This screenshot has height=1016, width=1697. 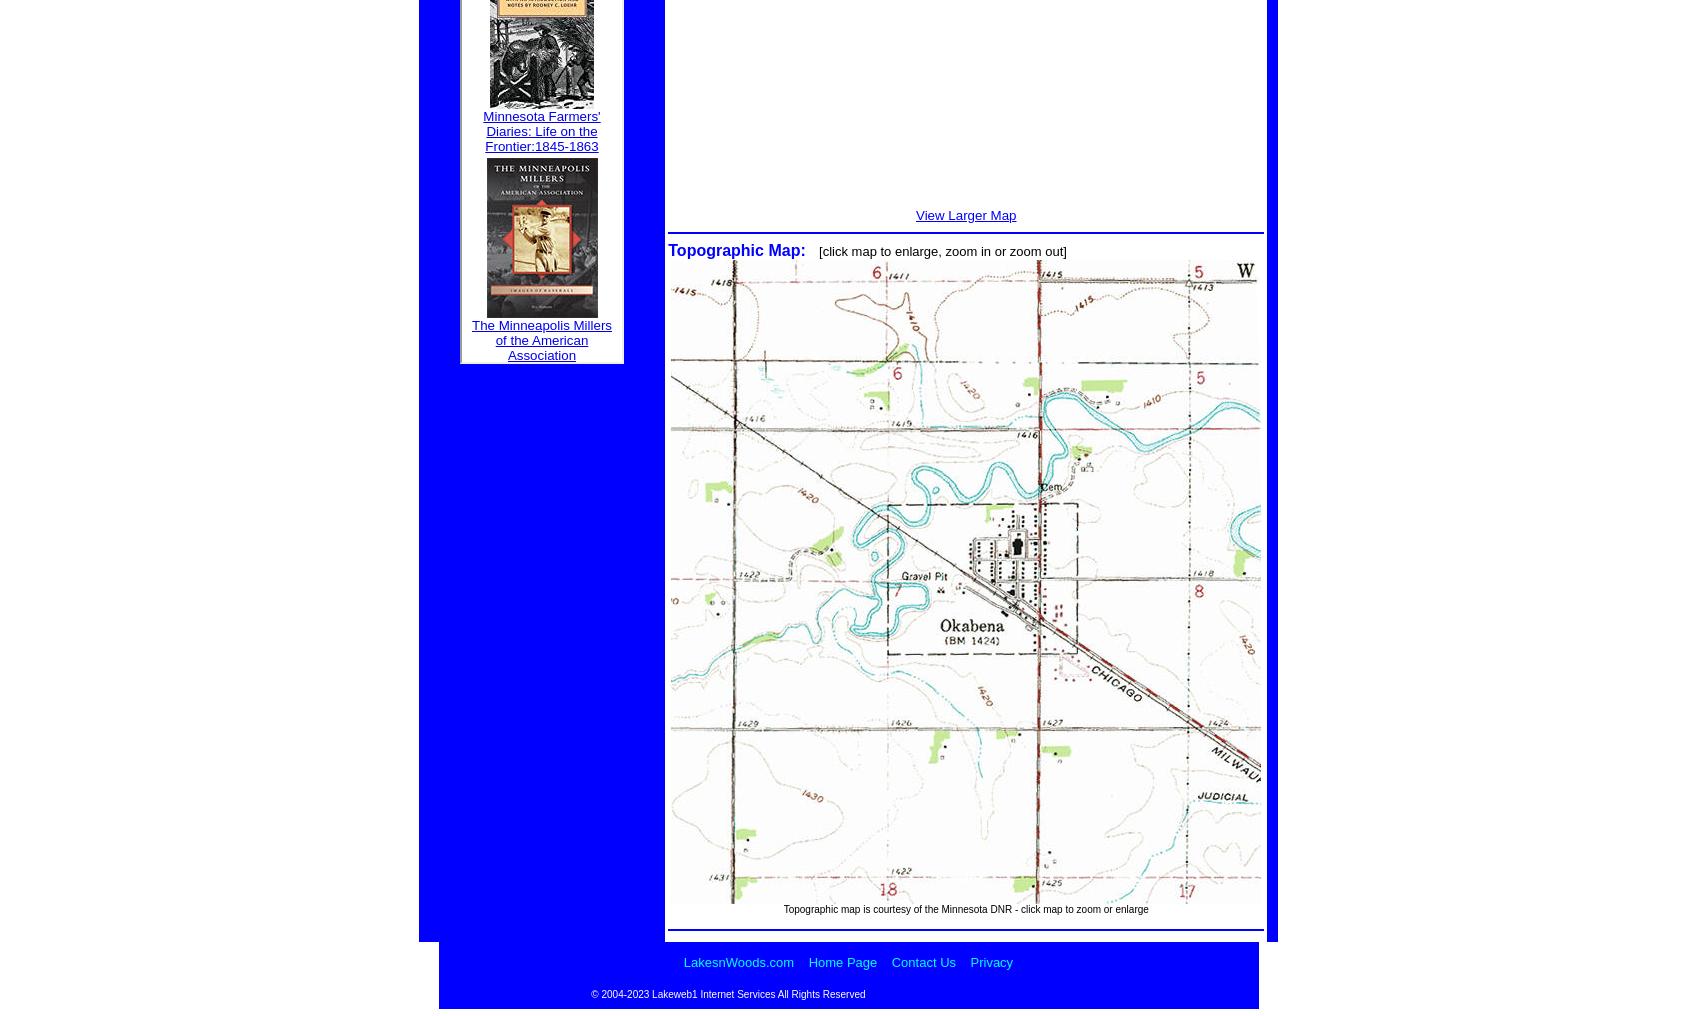 I want to click on '© 2004-2023 Lakeweb1 Internet Services  
		All Rights Reserved', so click(x=727, y=993).